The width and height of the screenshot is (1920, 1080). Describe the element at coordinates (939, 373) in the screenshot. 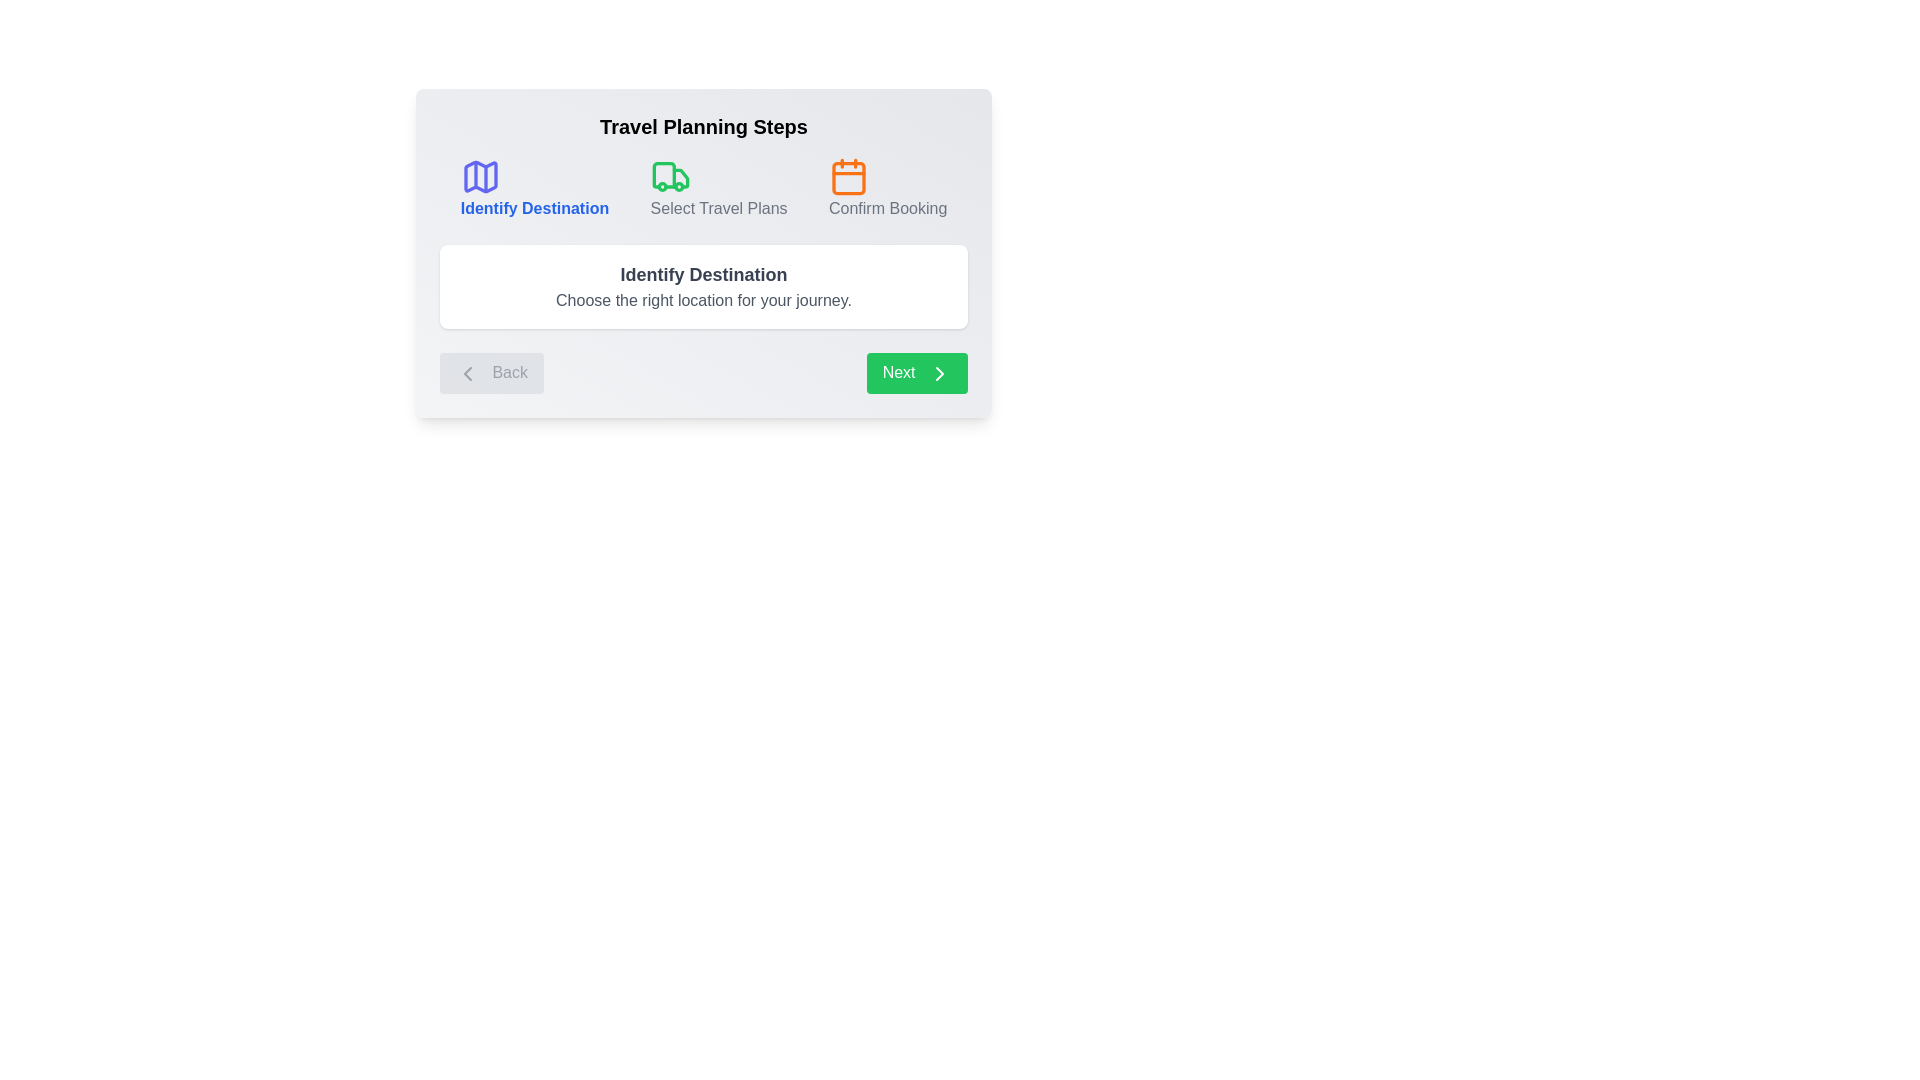

I see `the green 'Next' button which contains the directional icon, to proceed to the next step` at that location.